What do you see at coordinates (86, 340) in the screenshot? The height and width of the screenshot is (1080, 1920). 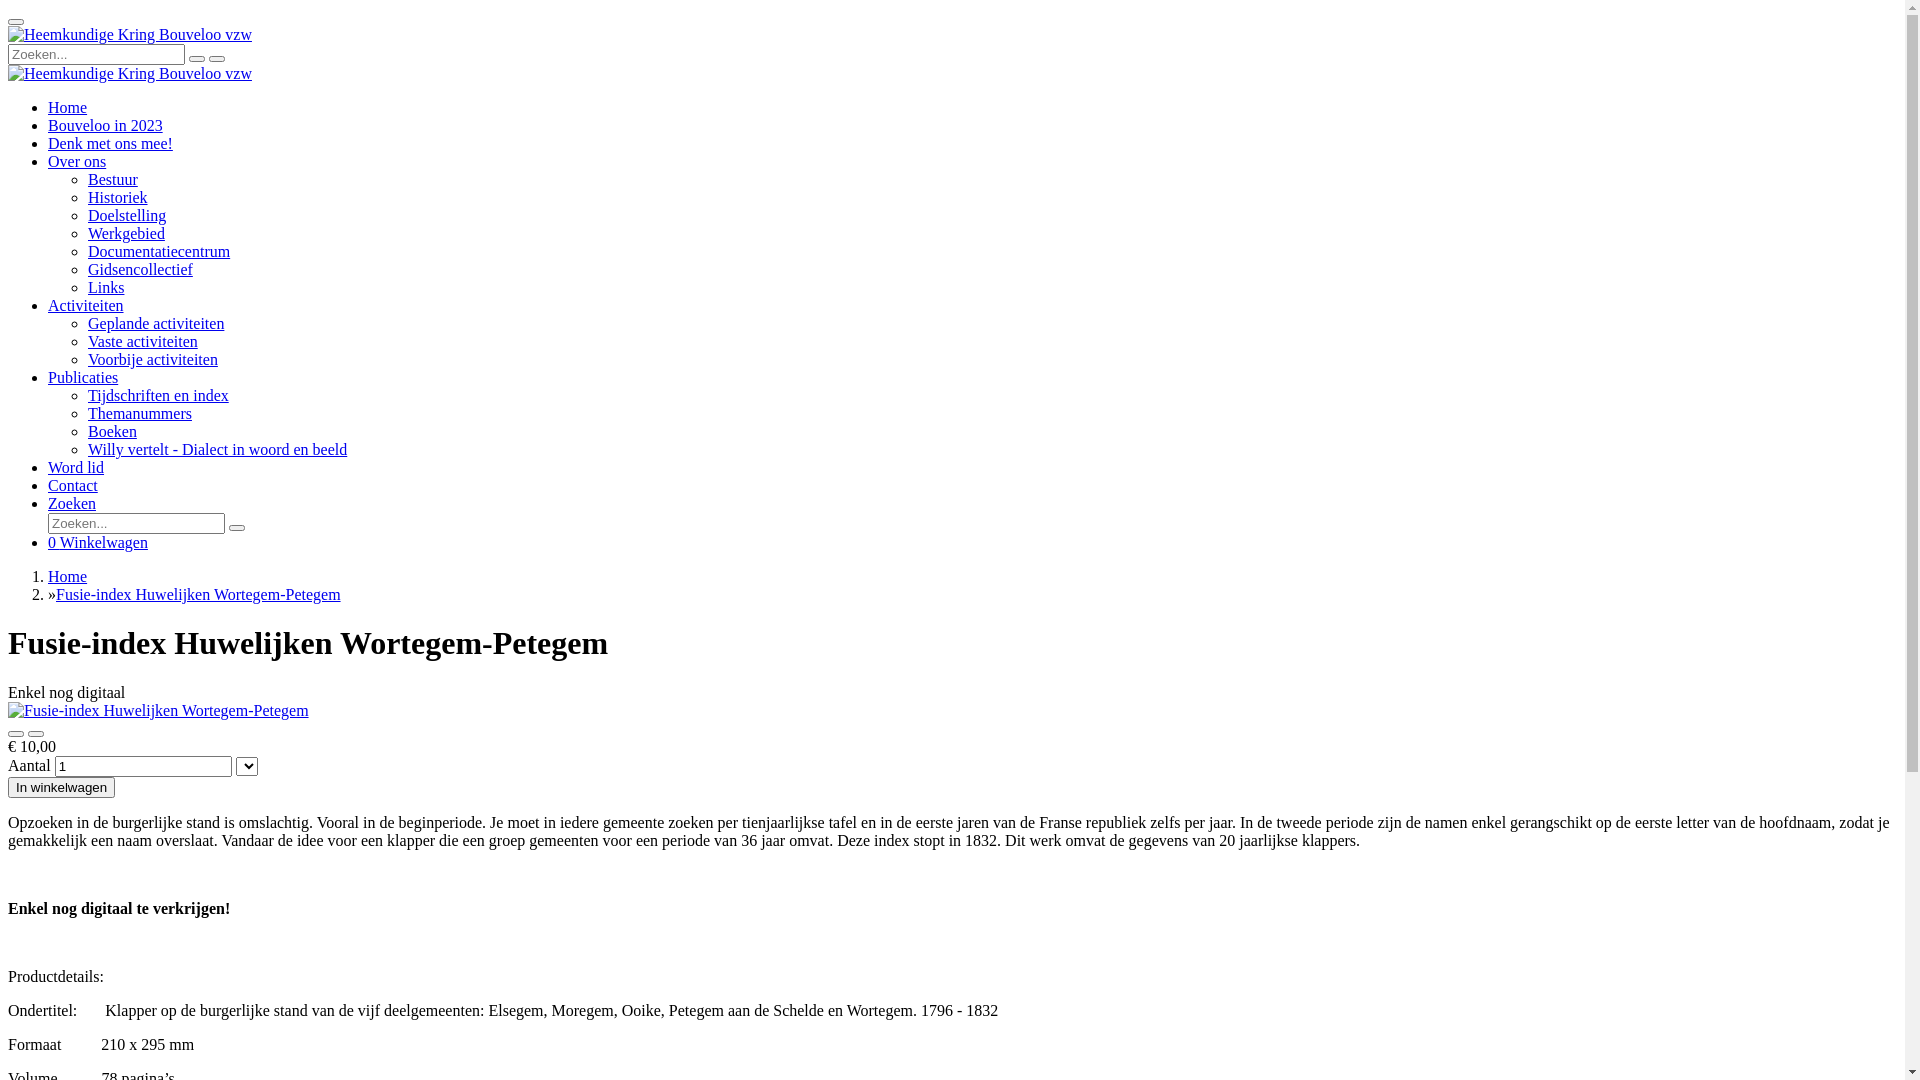 I see `'Vaste activiteiten'` at bounding box center [86, 340].